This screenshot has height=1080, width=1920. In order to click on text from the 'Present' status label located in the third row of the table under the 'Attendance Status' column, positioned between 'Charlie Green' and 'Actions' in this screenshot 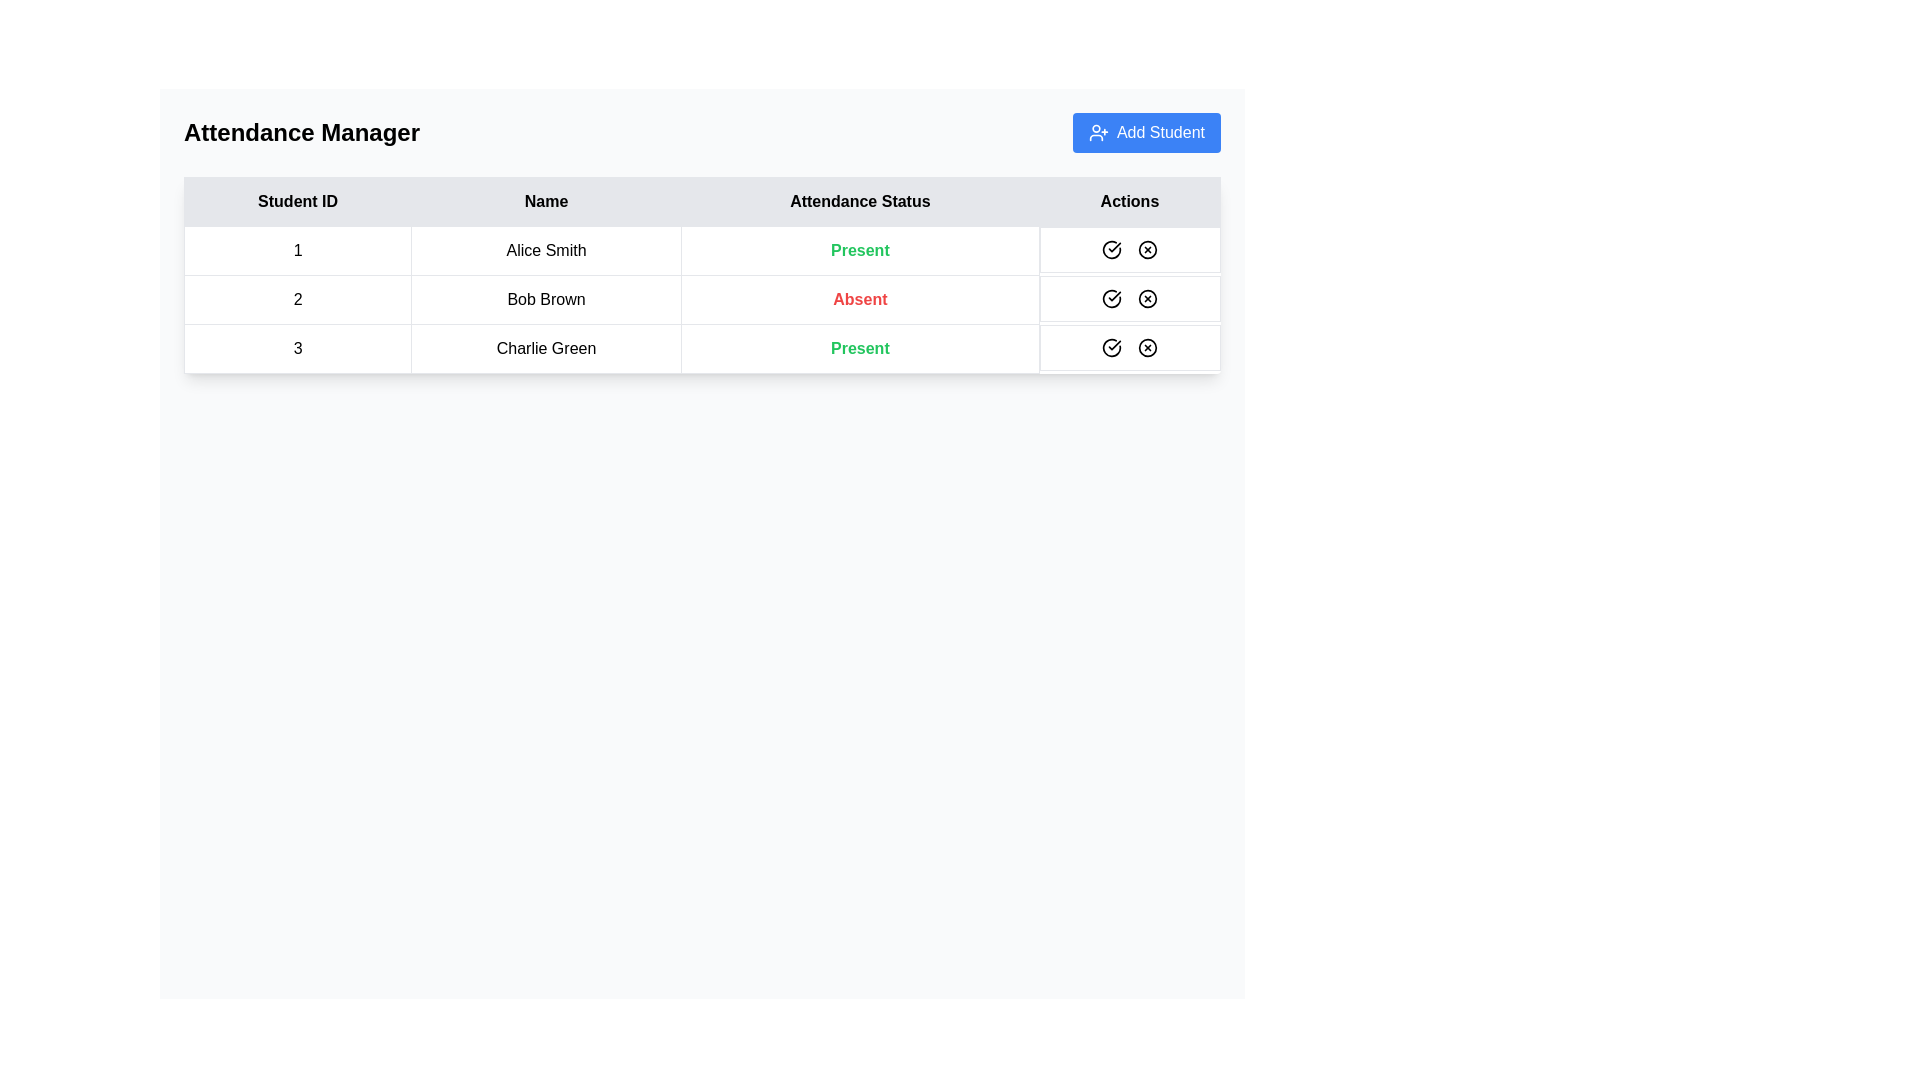, I will do `click(860, 347)`.